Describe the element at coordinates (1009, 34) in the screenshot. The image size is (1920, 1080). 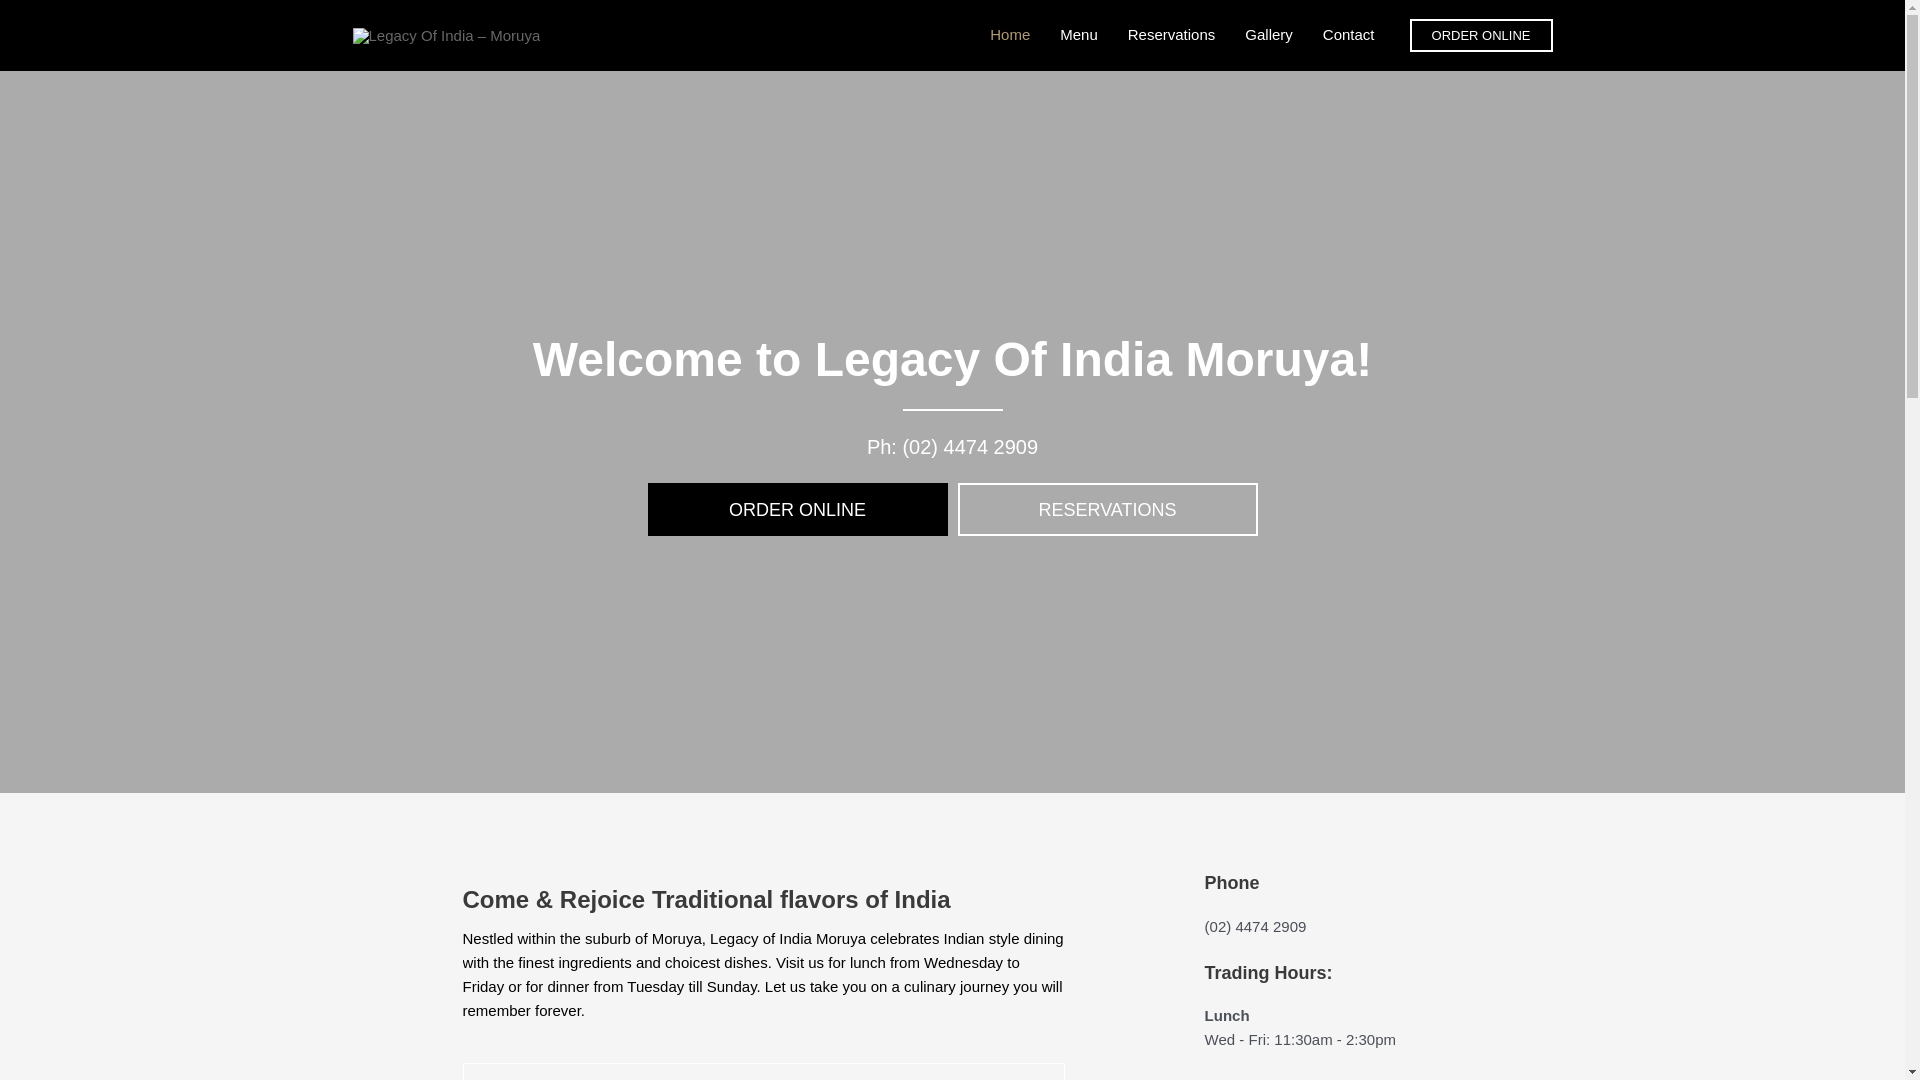
I see `'Home'` at that location.